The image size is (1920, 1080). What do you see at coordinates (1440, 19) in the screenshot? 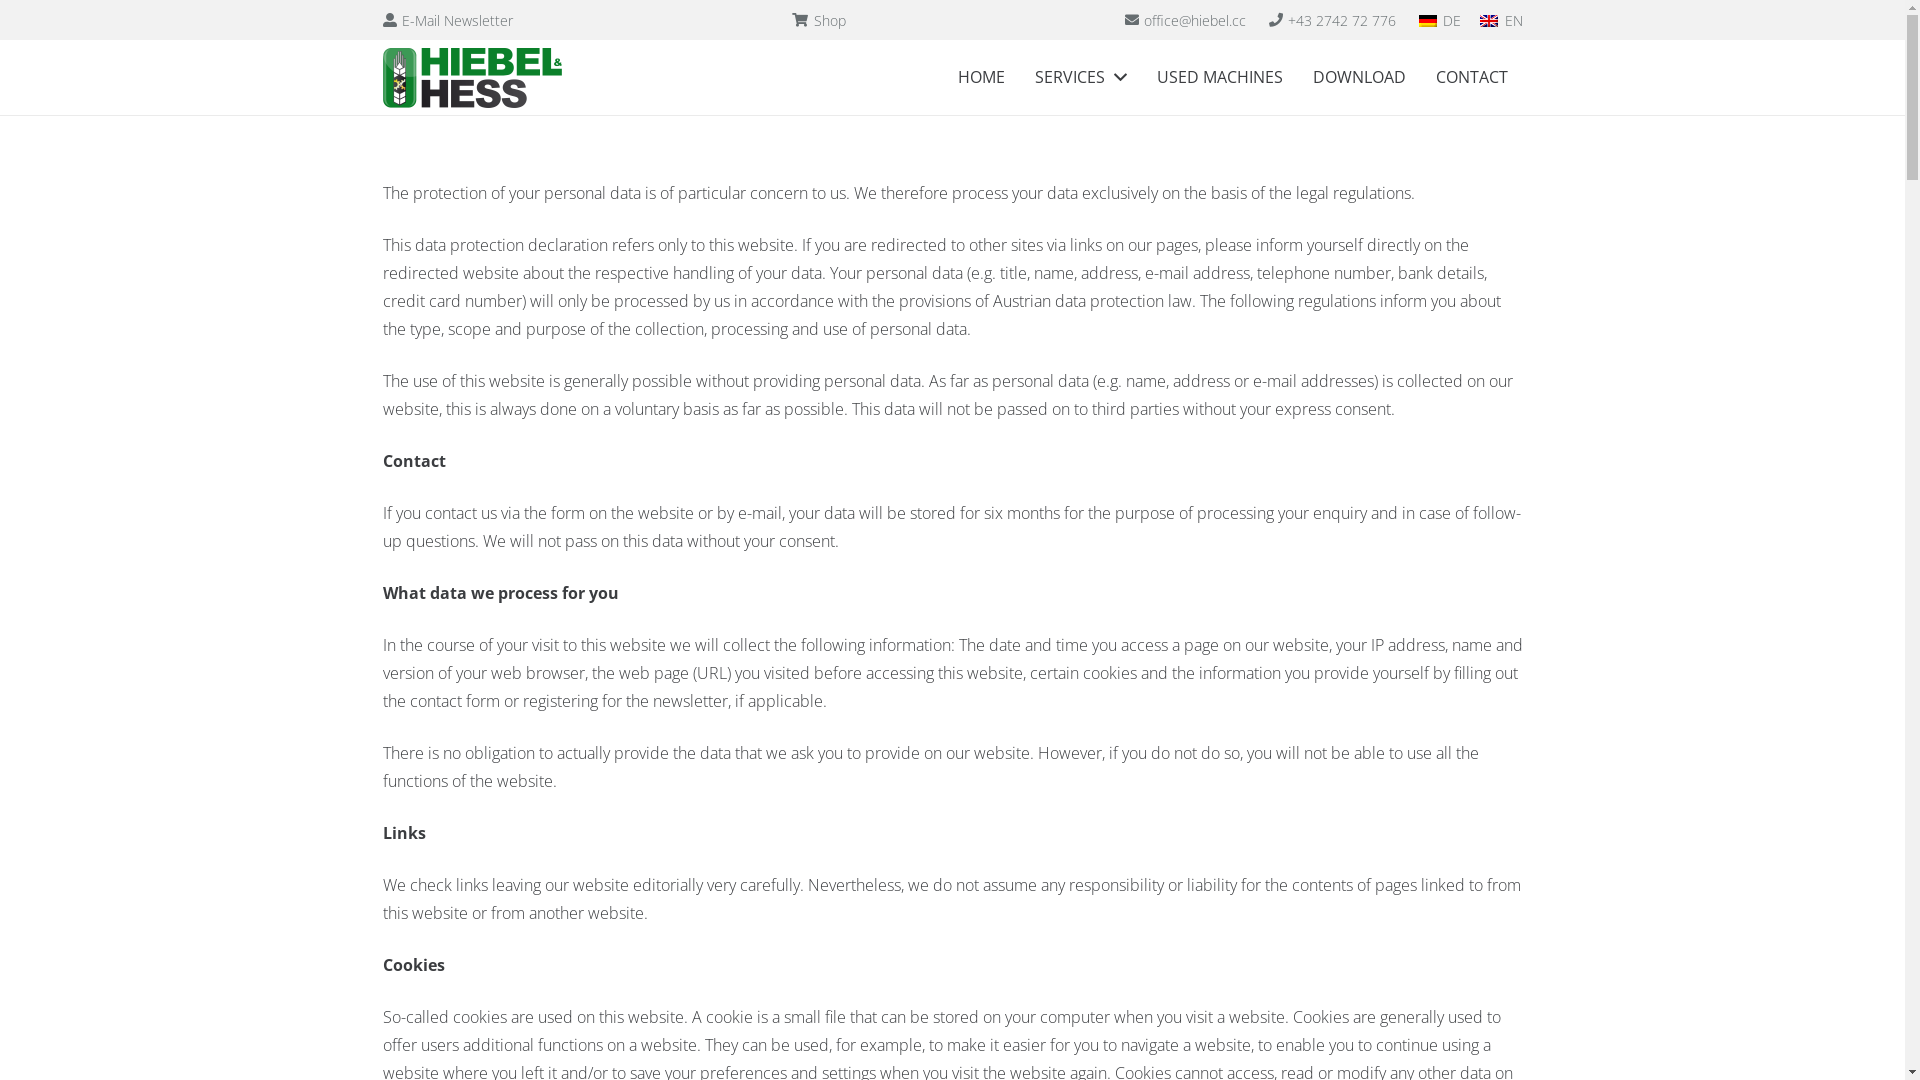
I see `'DE'` at bounding box center [1440, 19].